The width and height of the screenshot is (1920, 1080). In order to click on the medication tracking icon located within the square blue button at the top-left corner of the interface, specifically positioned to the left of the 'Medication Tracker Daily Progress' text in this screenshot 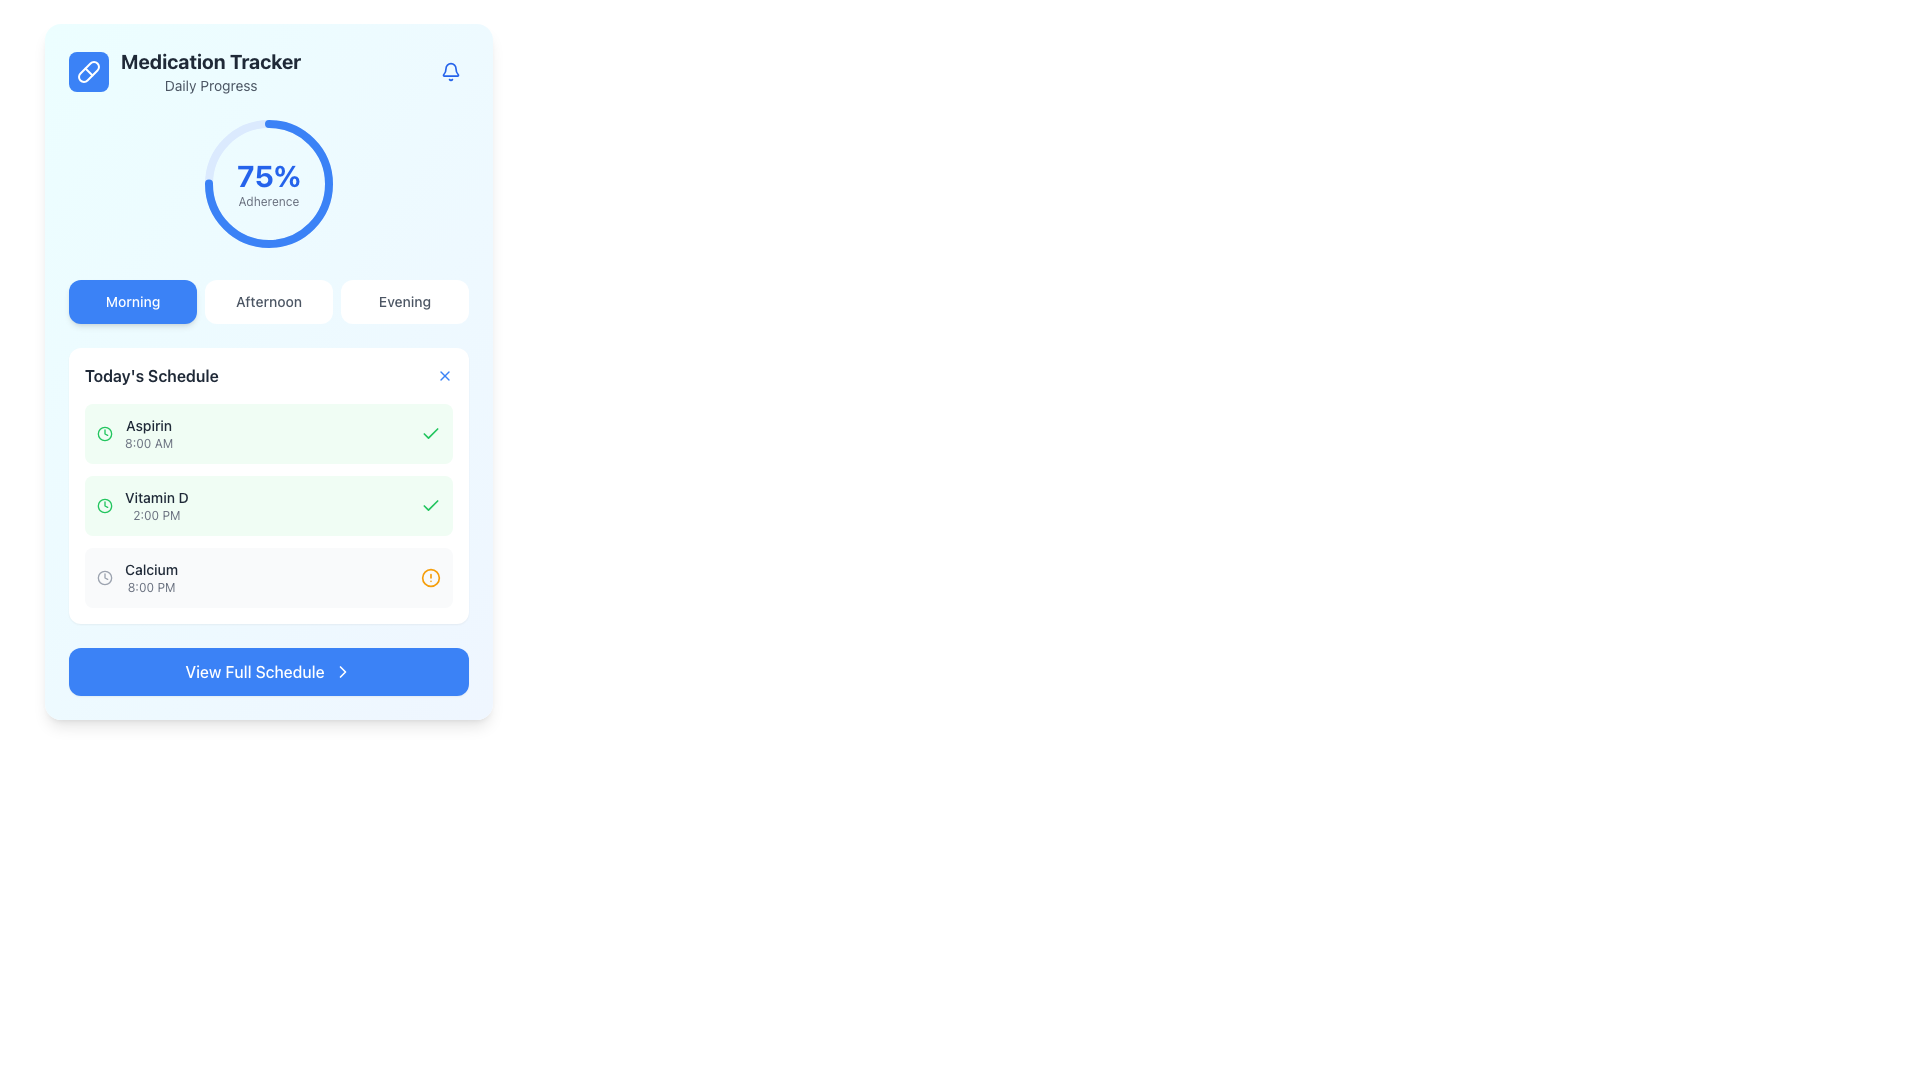, I will do `click(88, 71)`.